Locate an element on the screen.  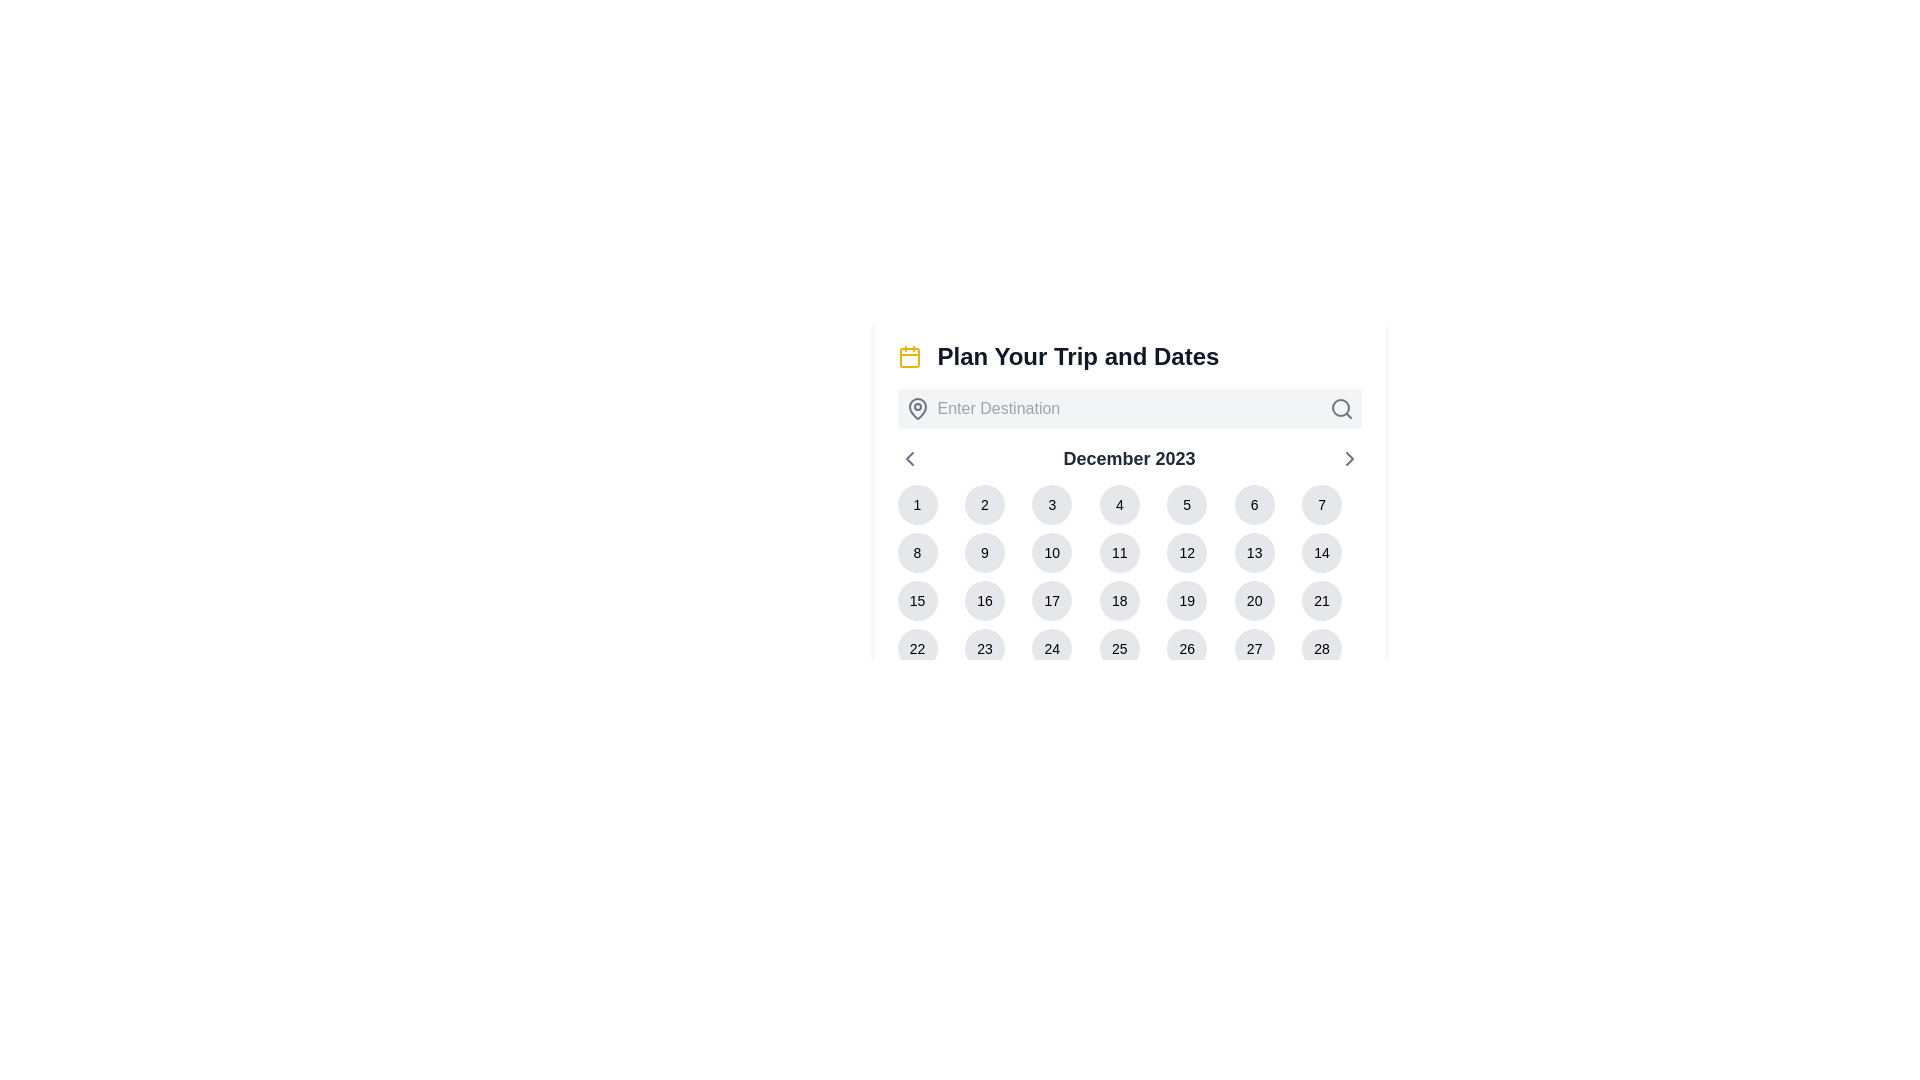
the button representing the 18th day of the month in the date-picker interface, located in the fifth column of the third row is located at coordinates (1118, 600).